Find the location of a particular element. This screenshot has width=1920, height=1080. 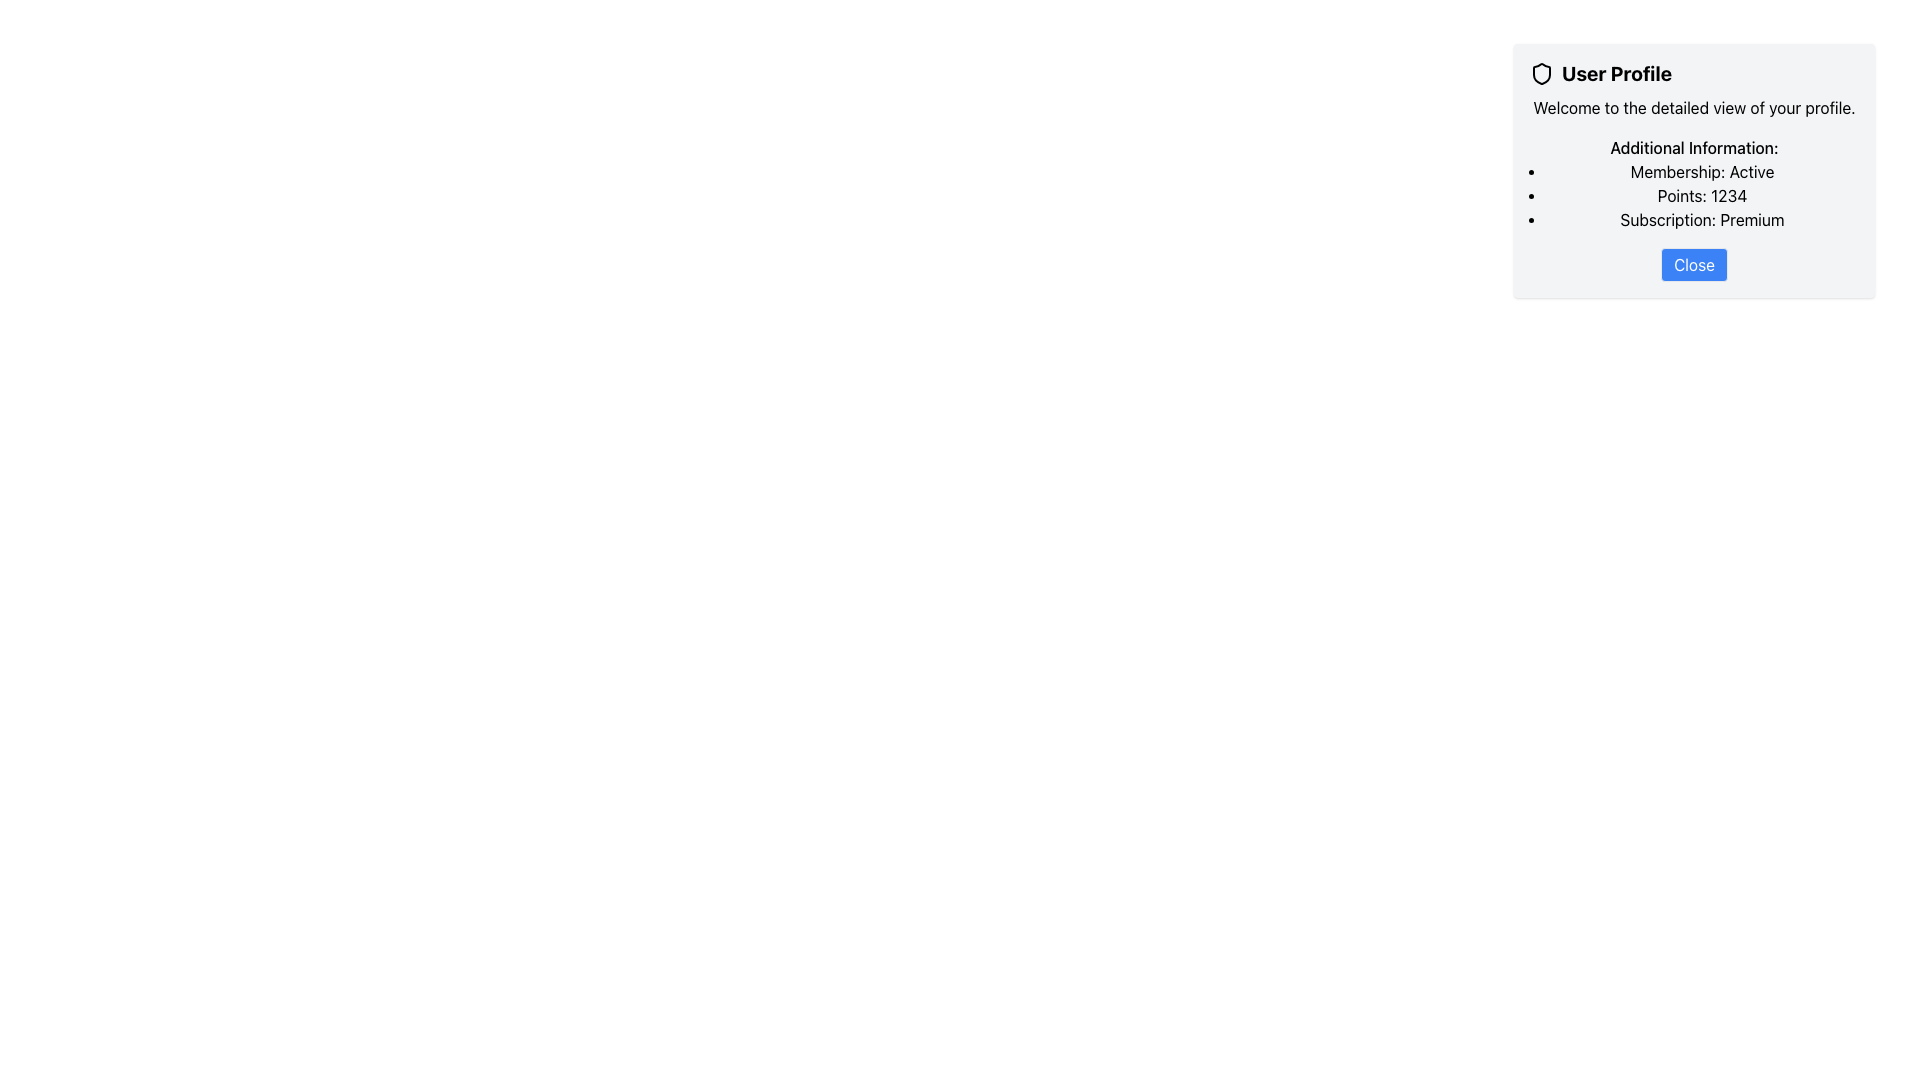

the bold text label displaying 'Additional Information:' located in the 'User Profile' modal window near the top of the list section is located at coordinates (1693, 146).